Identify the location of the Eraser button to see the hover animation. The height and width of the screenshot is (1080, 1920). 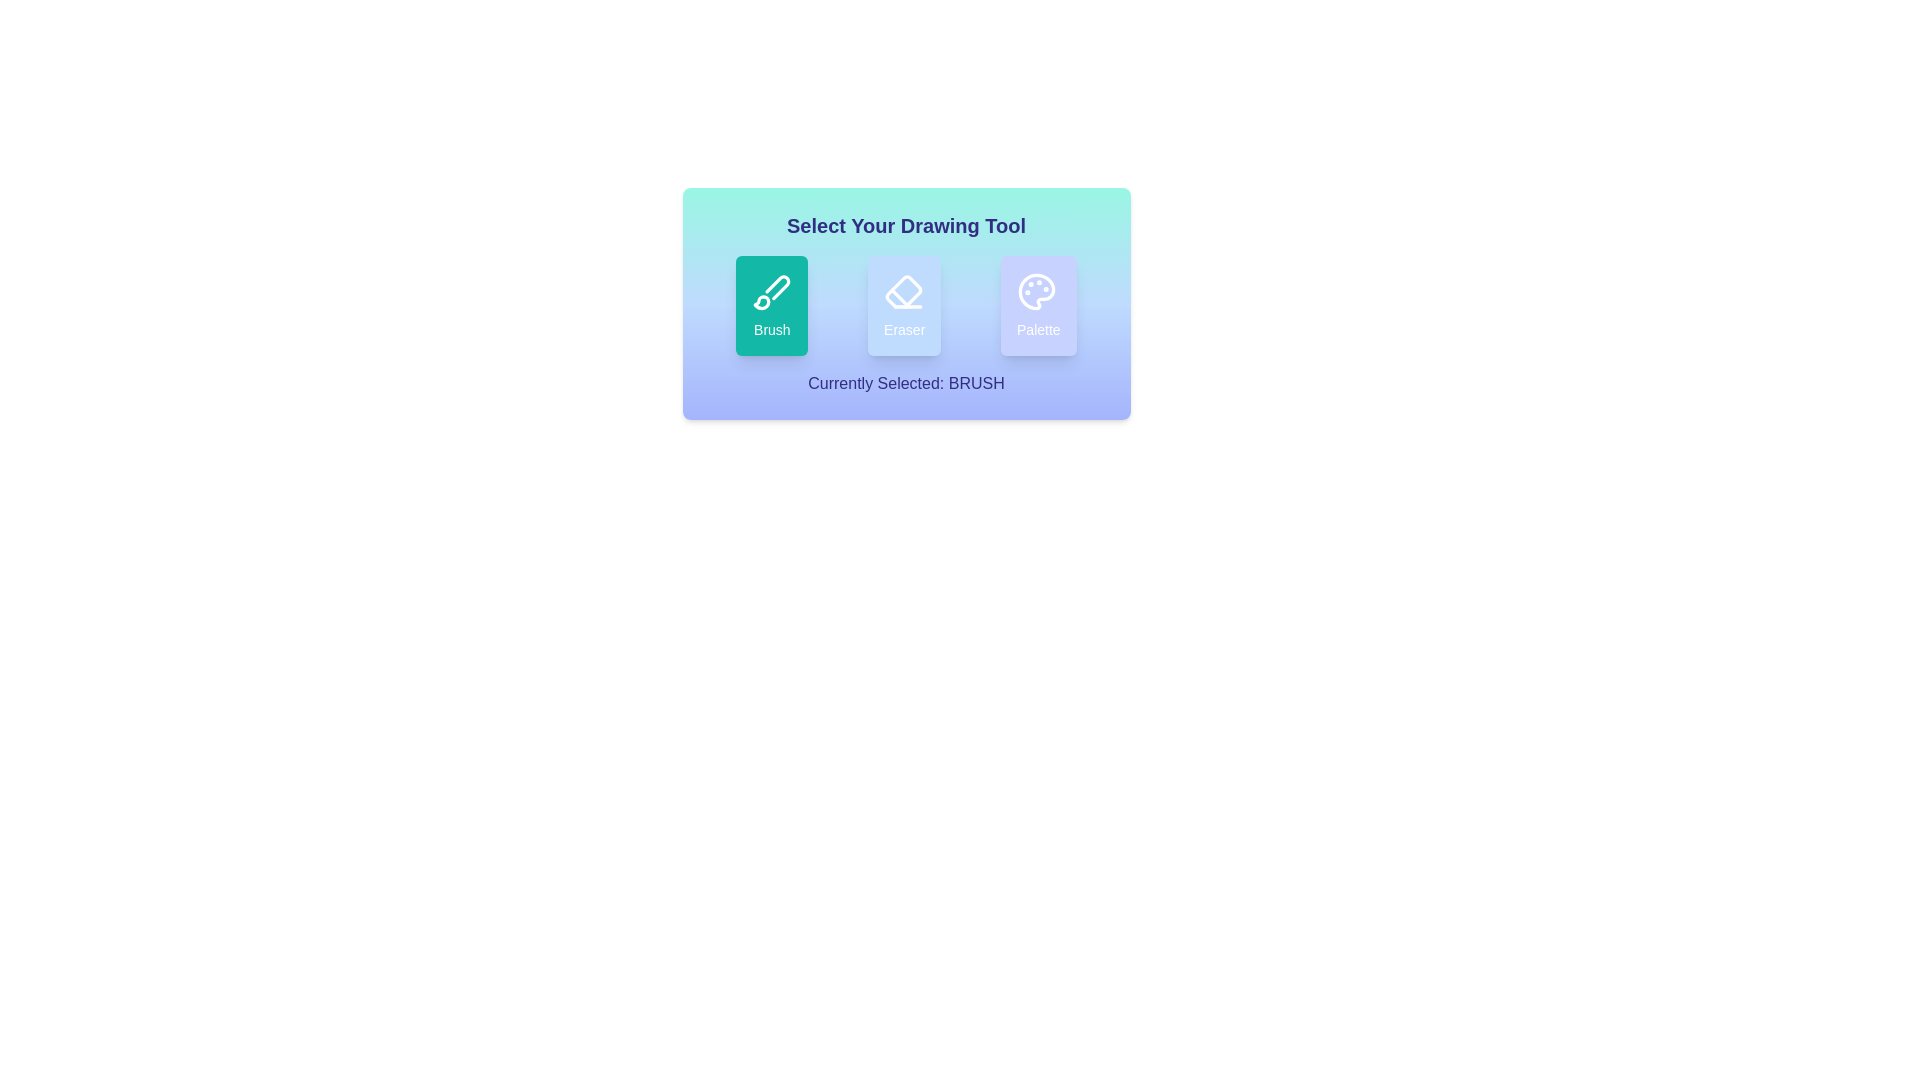
(903, 305).